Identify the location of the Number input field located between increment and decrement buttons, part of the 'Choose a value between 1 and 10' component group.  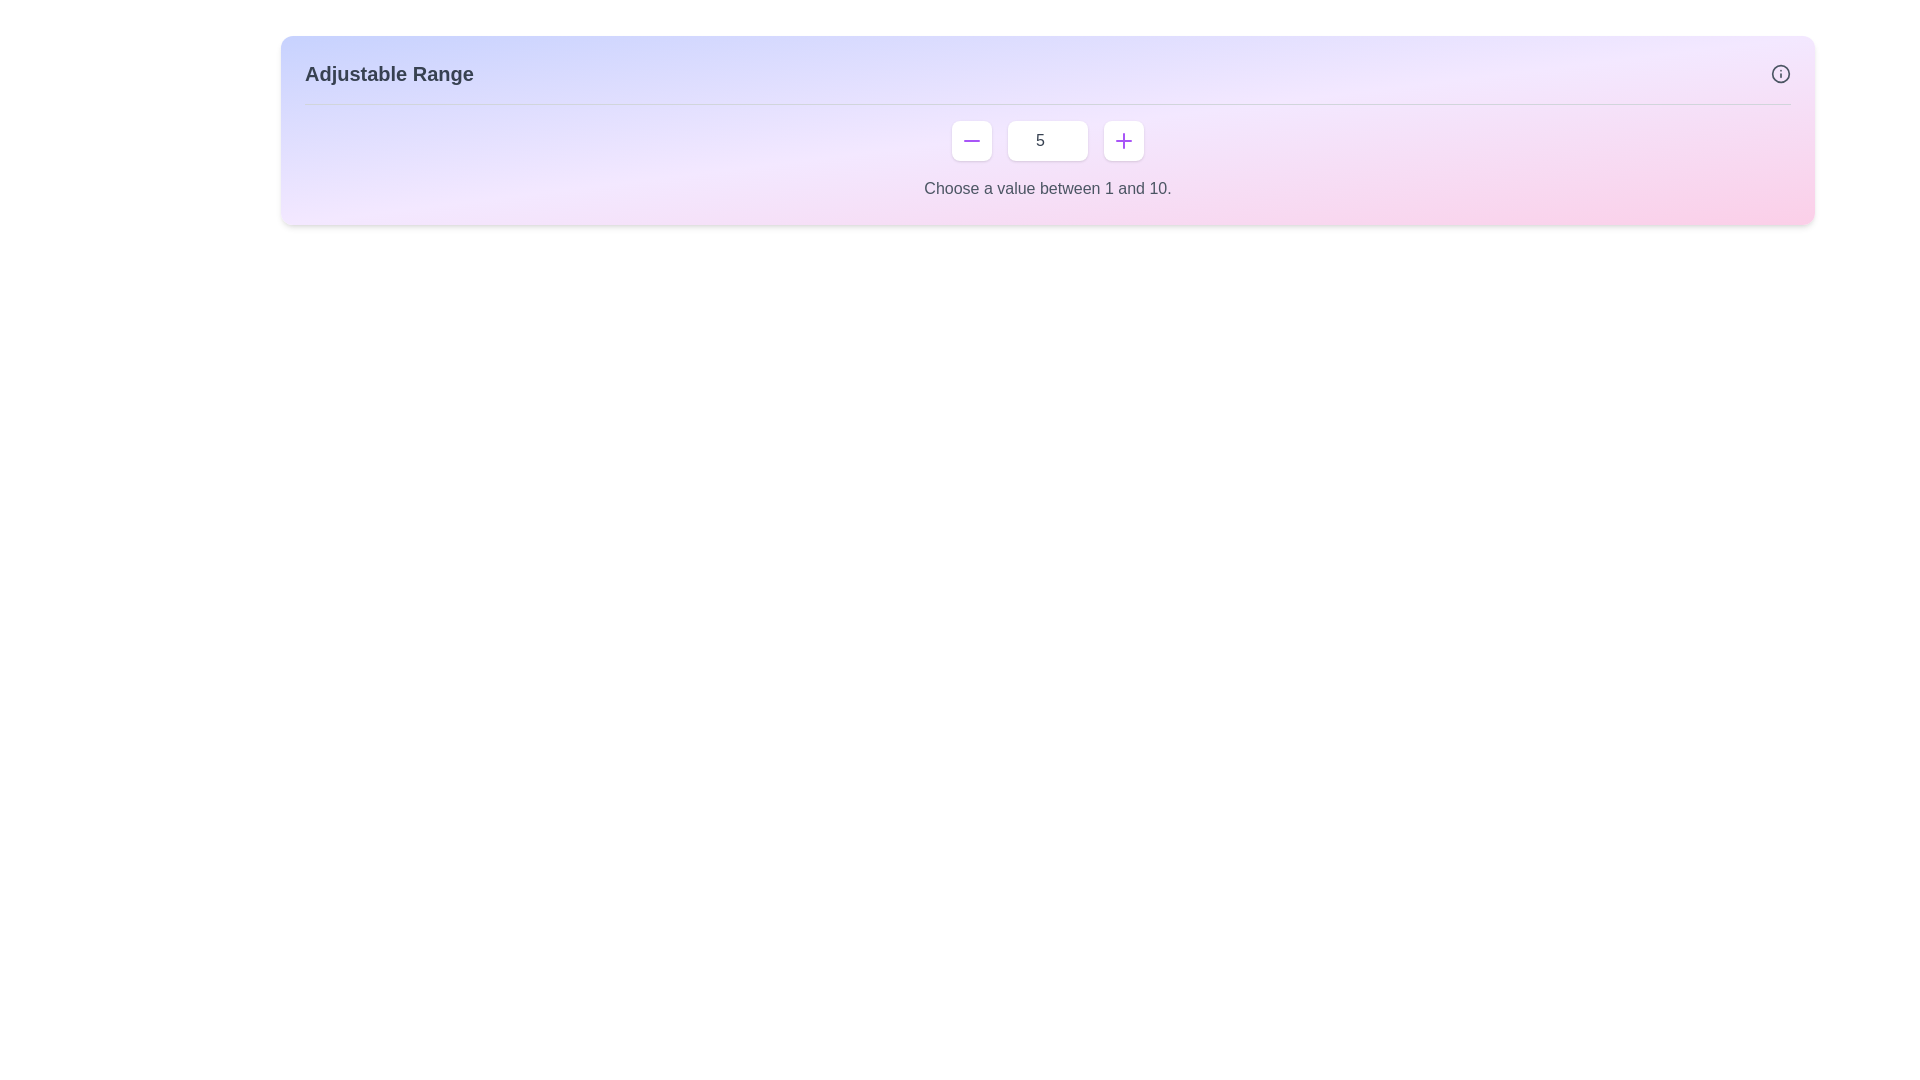
(1046, 140).